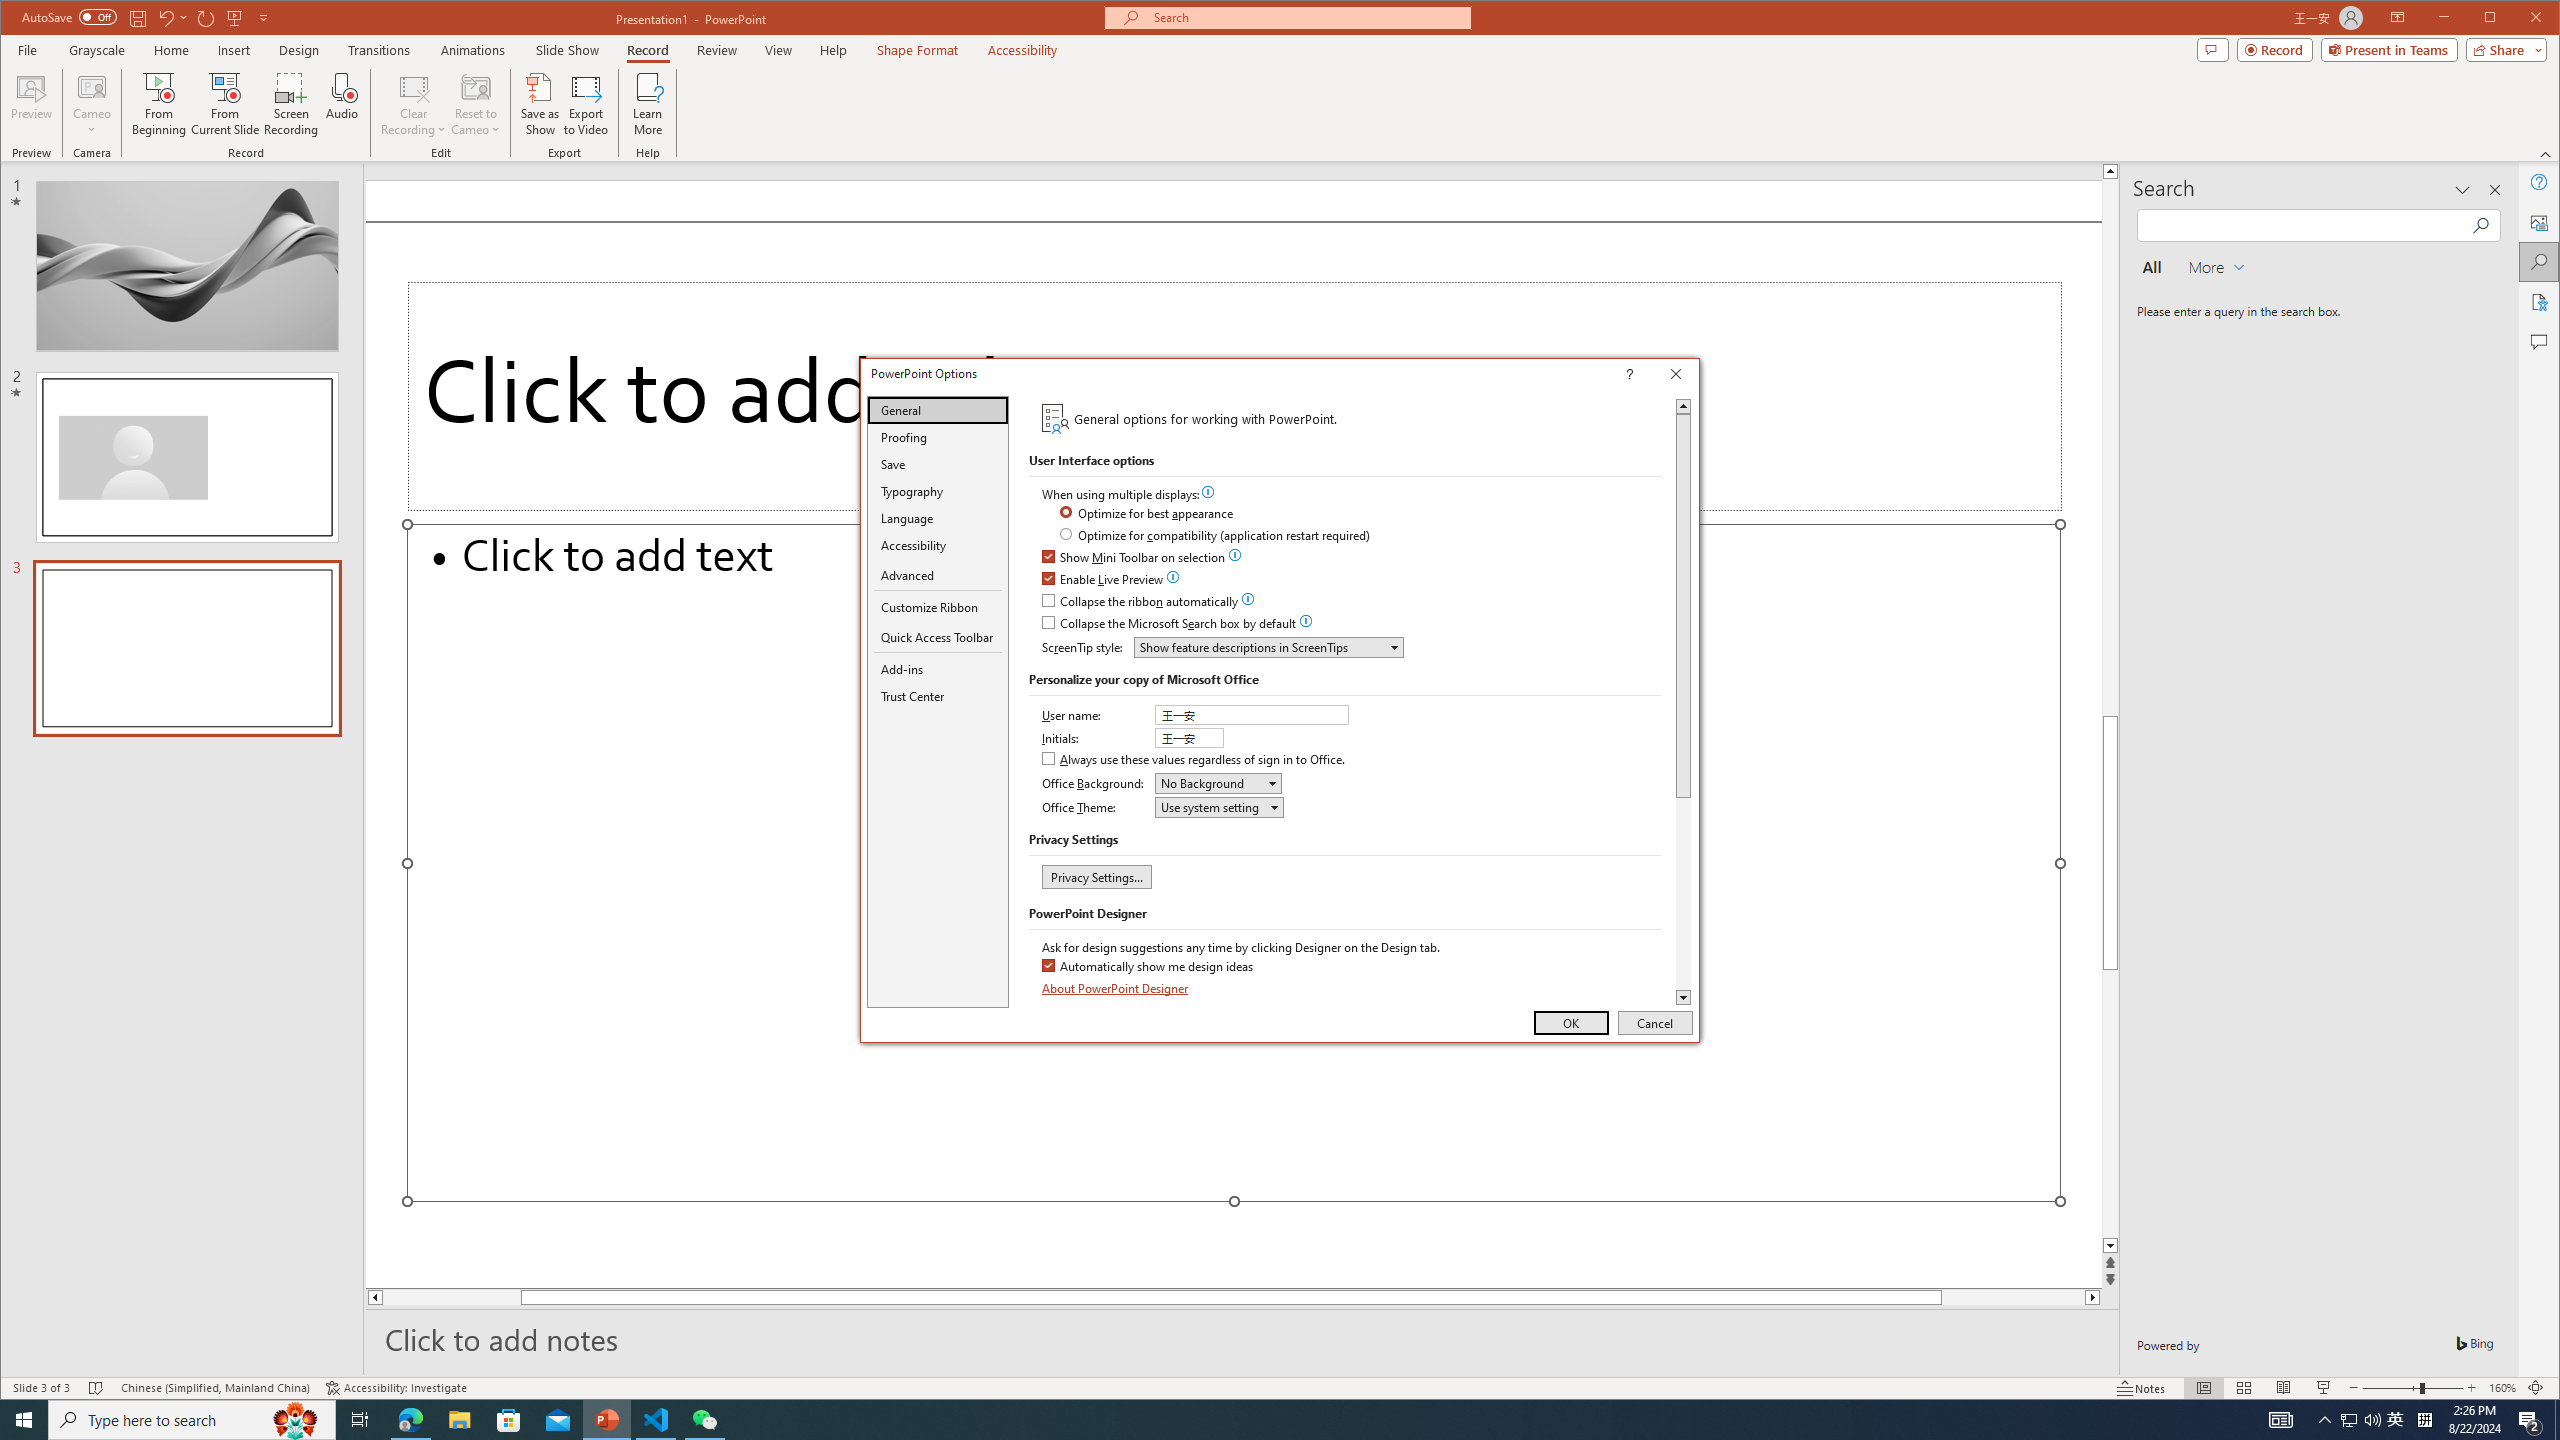  Describe the element at coordinates (224, 103) in the screenshot. I see `'From Current Slide...'` at that location.